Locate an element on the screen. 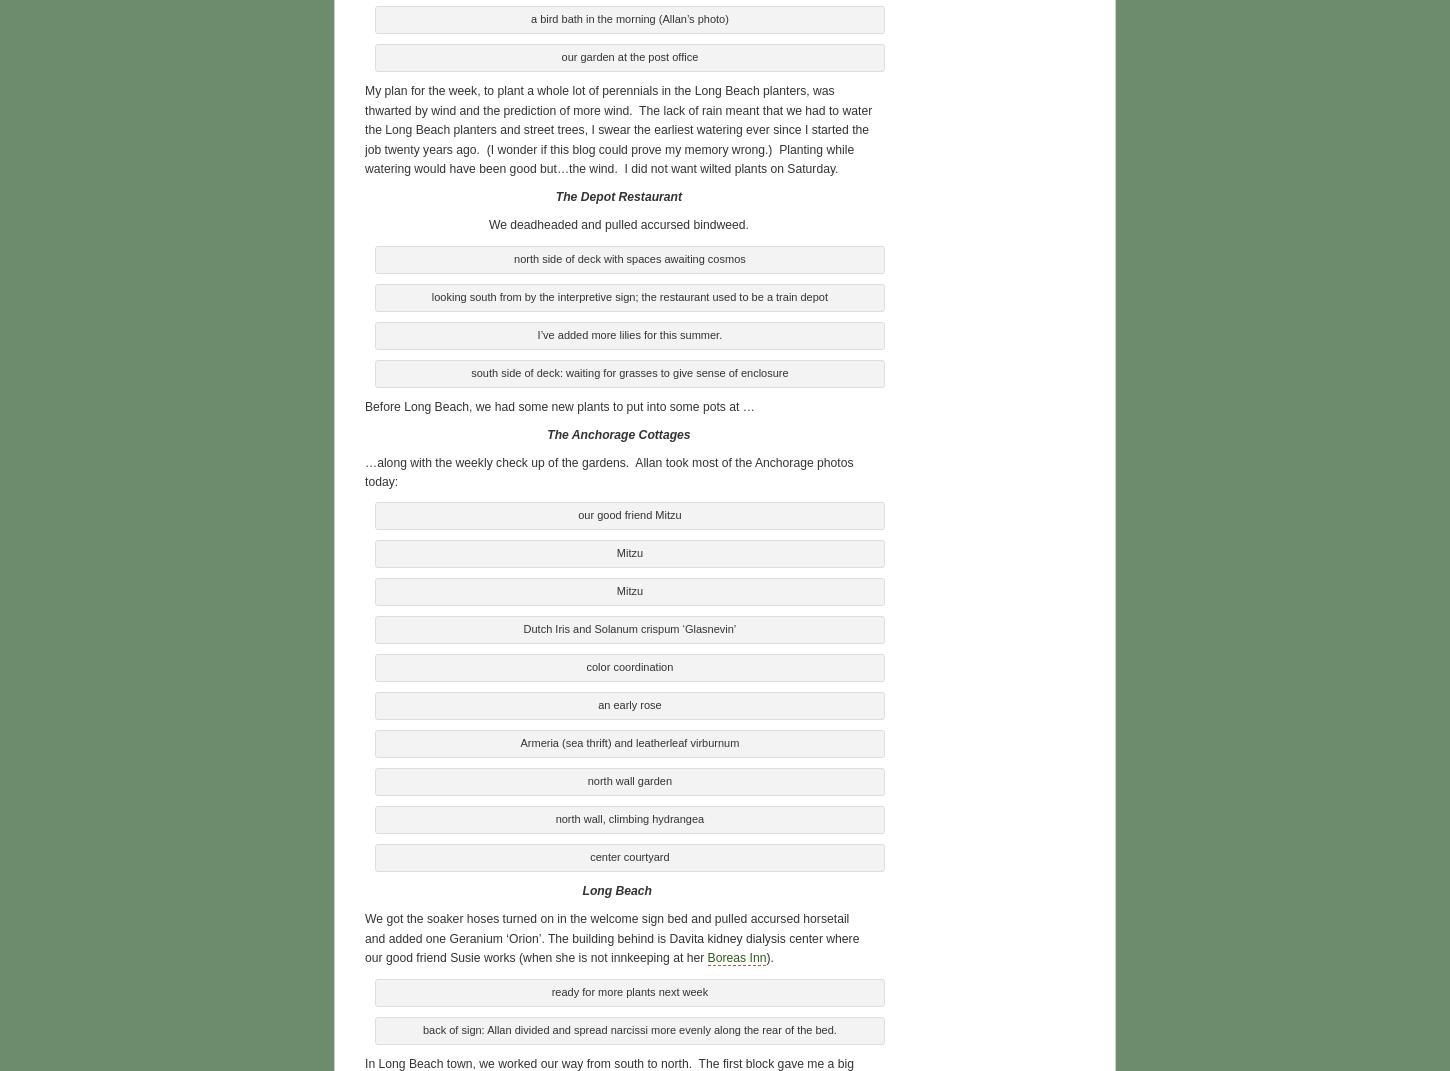 The height and width of the screenshot is (1071, 1450). 'We deadheaded and pulled accursed bindweed.' is located at coordinates (616, 221).